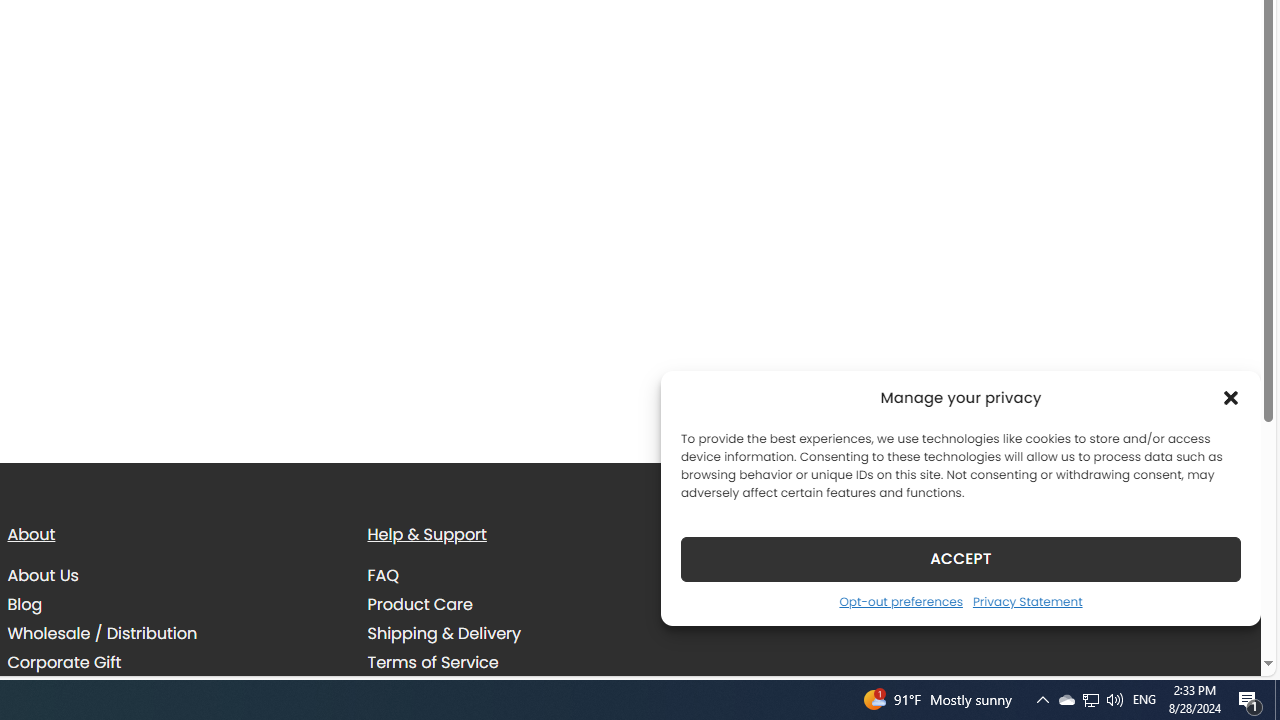 This screenshot has height=720, width=1280. What do you see at coordinates (172, 633) in the screenshot?
I see `'Wholesale / Distribution'` at bounding box center [172, 633].